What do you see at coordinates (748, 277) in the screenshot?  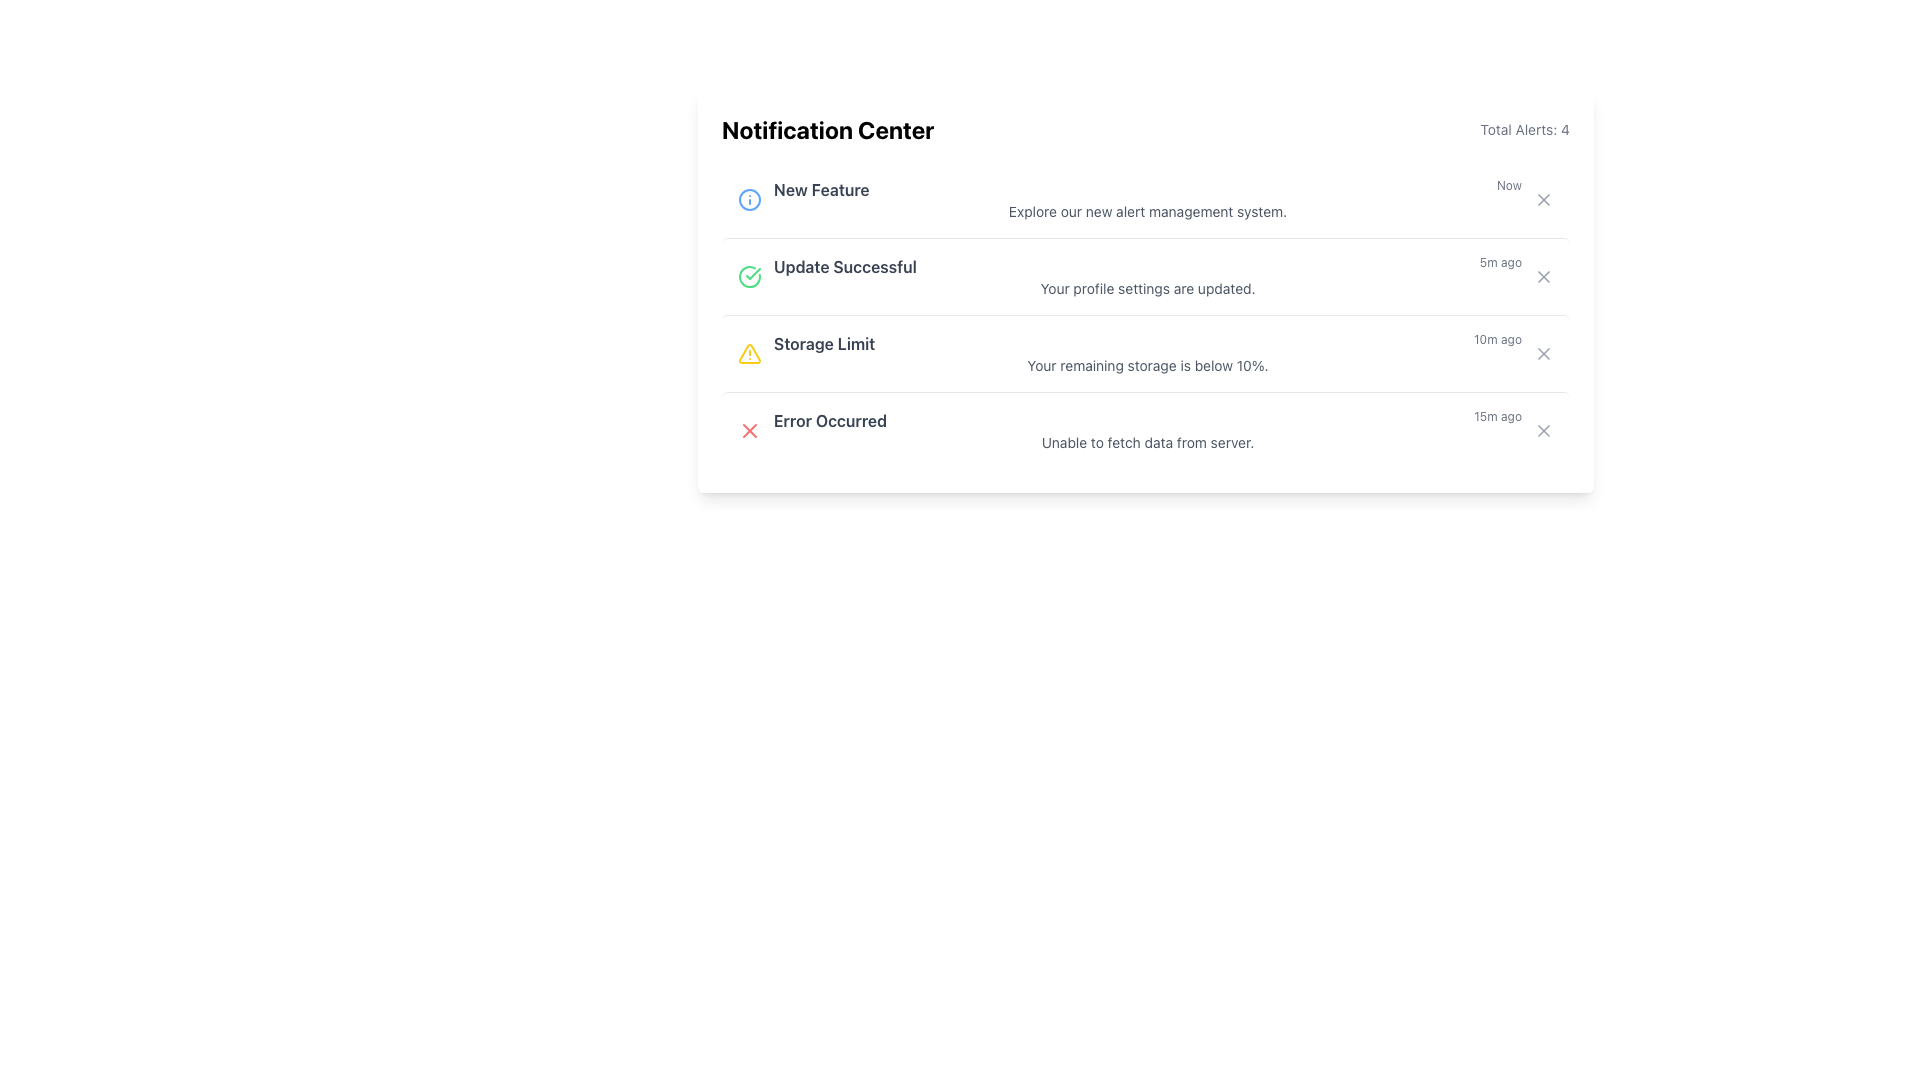 I see `the Success Indicator icon, which is a checkmark symbol inside a green circle, located at the beginning of the 'Update Successful' notification row under the 'Notification Center'` at bounding box center [748, 277].